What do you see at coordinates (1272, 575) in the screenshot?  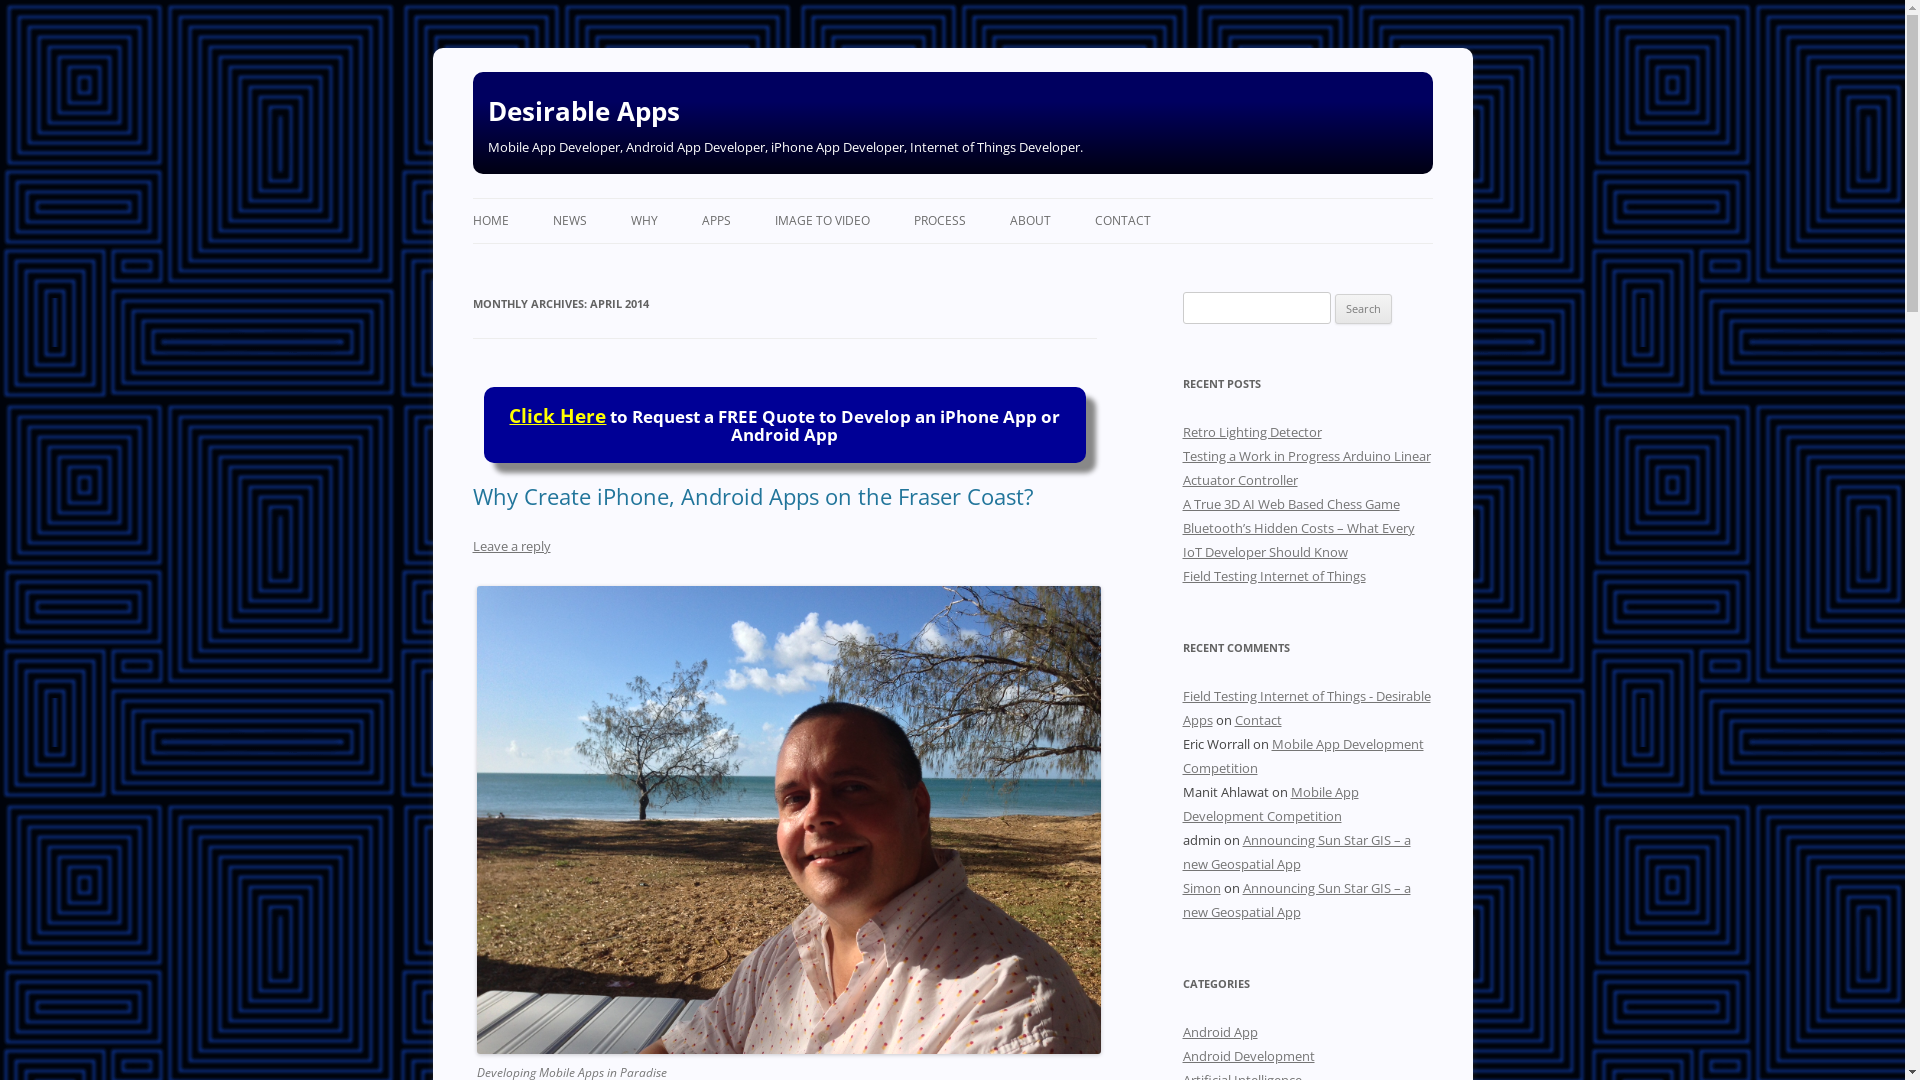 I see `'Field Testing Internet of Things'` at bounding box center [1272, 575].